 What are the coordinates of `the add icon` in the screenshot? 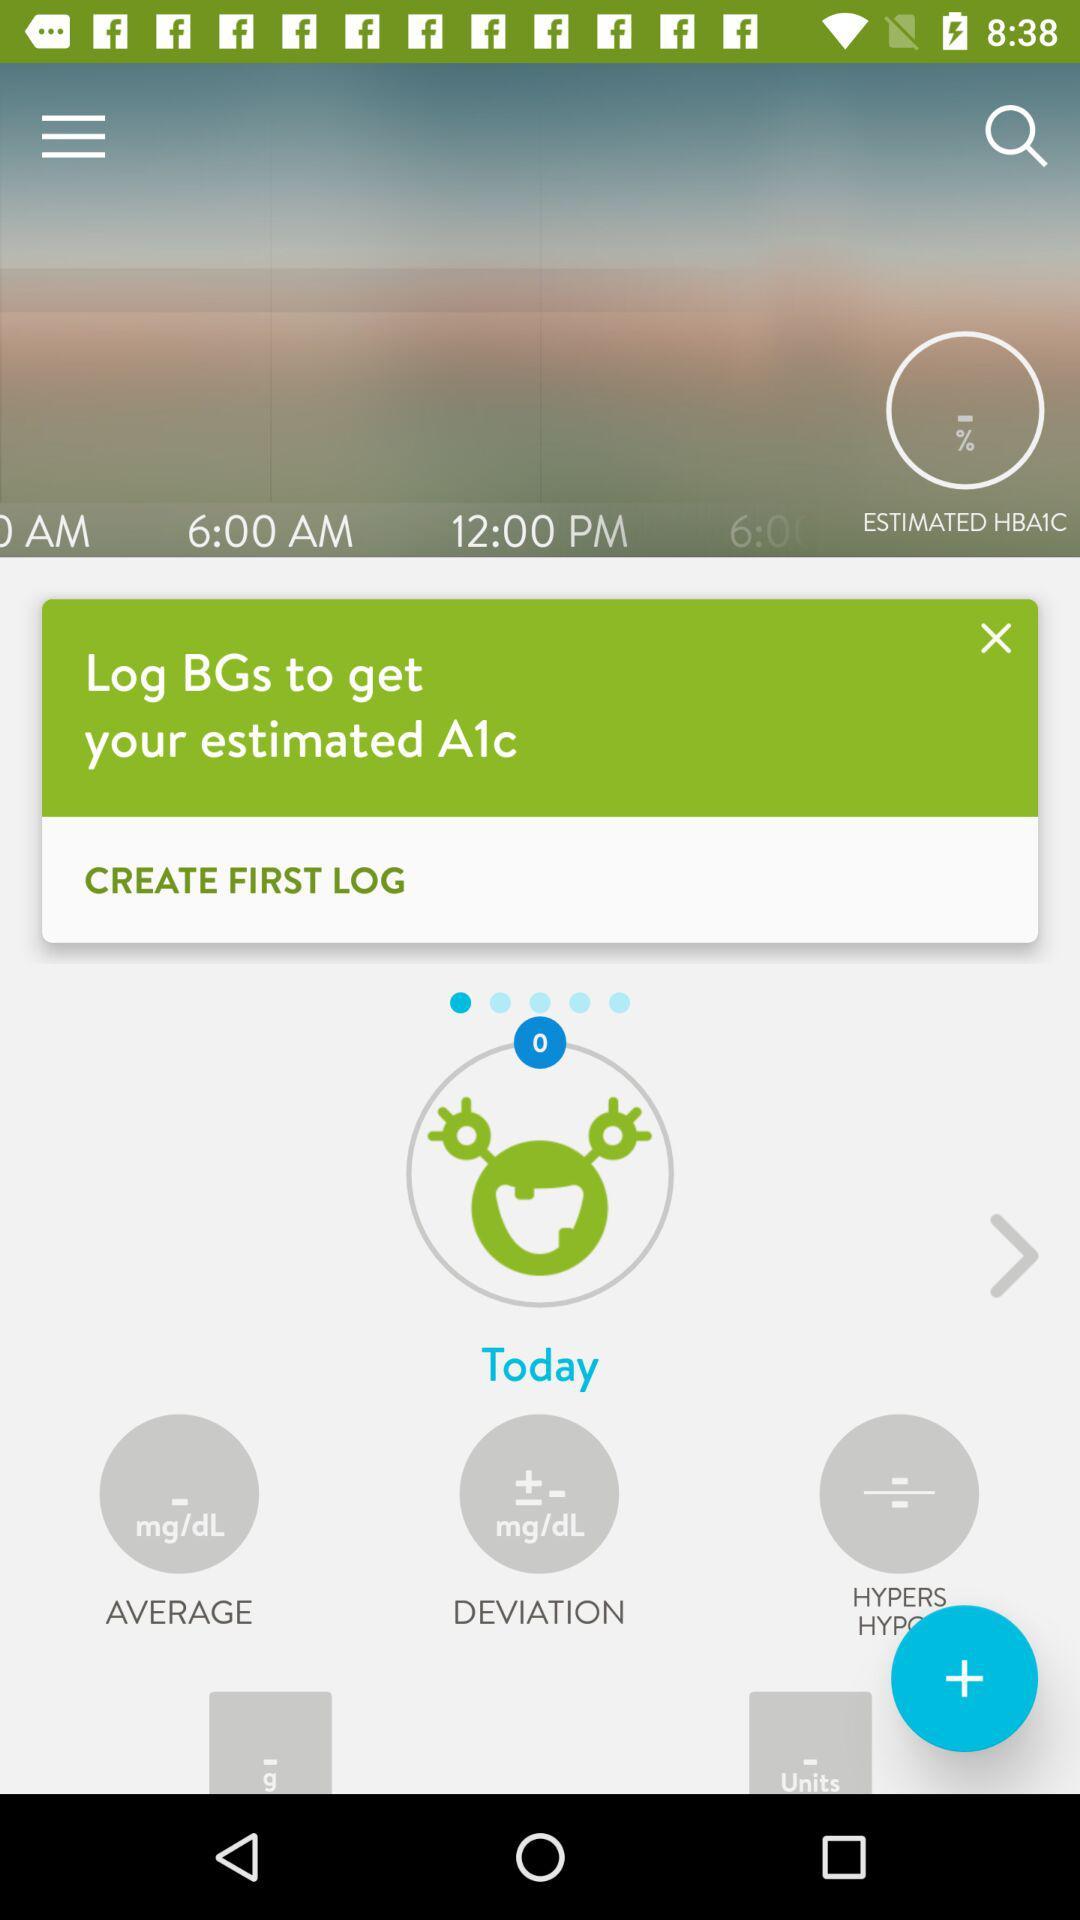 It's located at (963, 1678).